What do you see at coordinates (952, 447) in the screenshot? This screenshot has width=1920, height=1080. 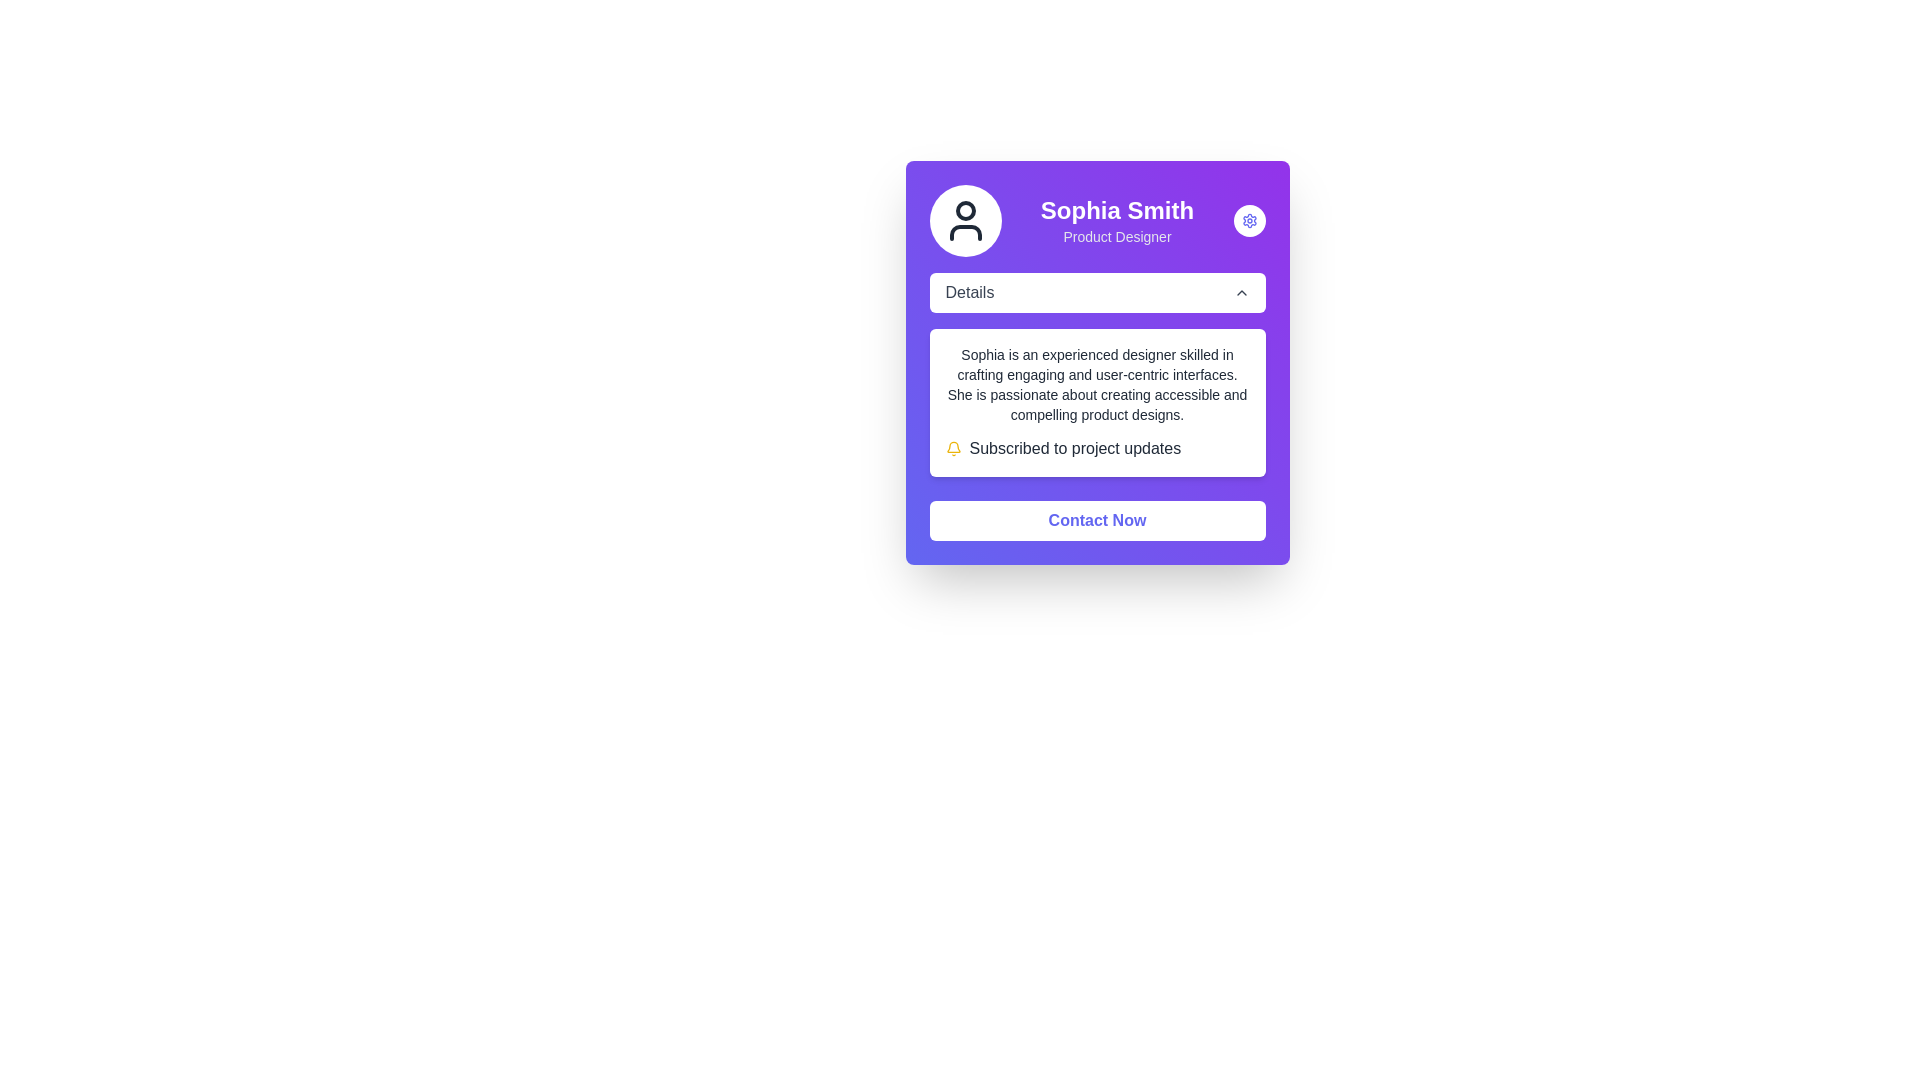 I see `the subscription status icon located on the left side of the 'Subscribed to project updates' text within the user profile card` at bounding box center [952, 447].